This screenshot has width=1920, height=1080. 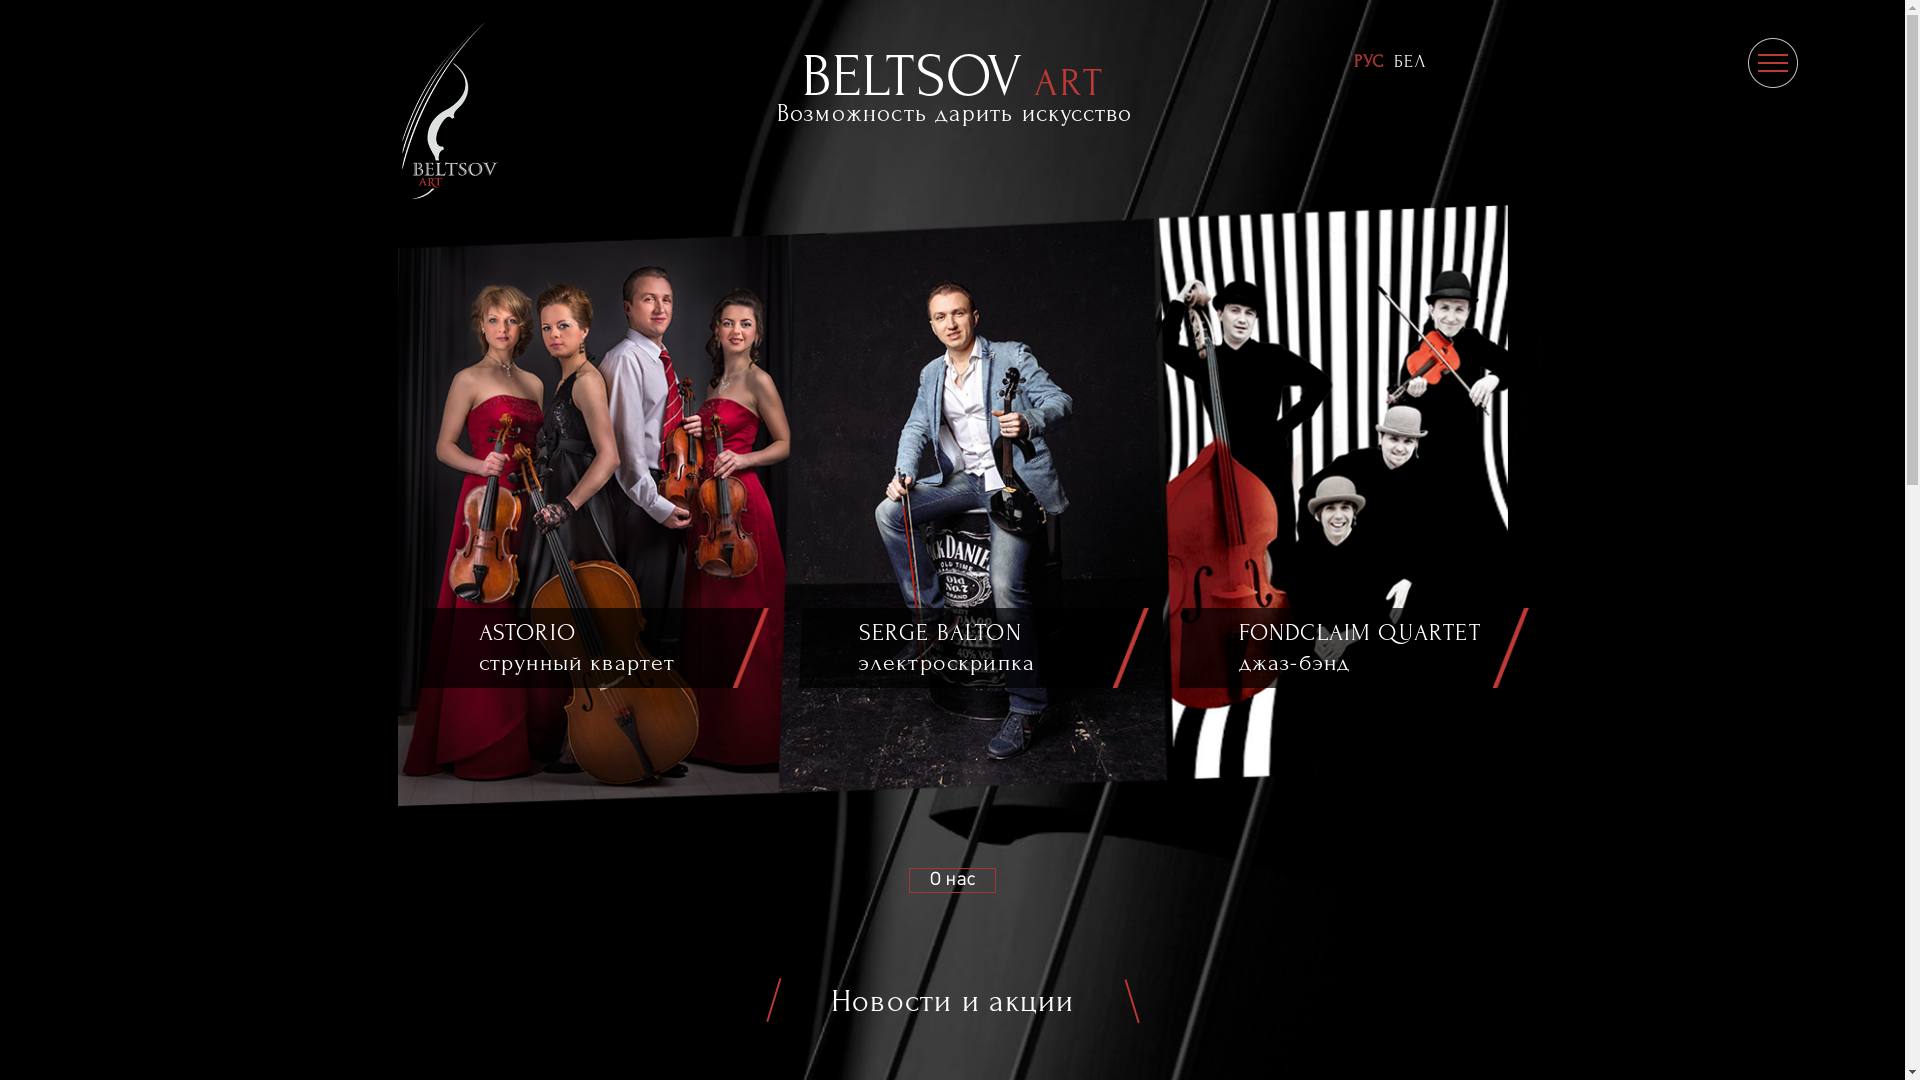 I want to click on 'Beltsovart.by', so click(x=382, y=110).